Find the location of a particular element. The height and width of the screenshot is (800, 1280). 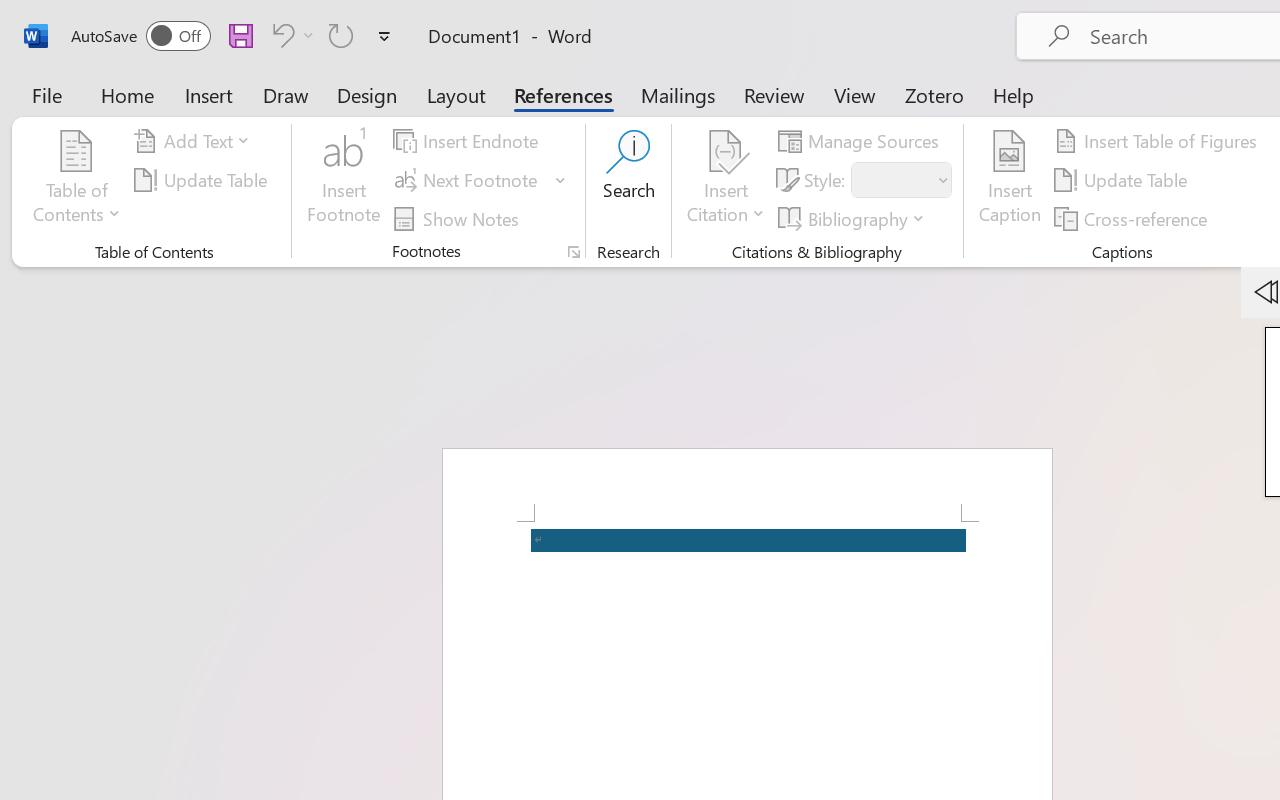

'Insert Citation' is located at coordinates (725, 179).